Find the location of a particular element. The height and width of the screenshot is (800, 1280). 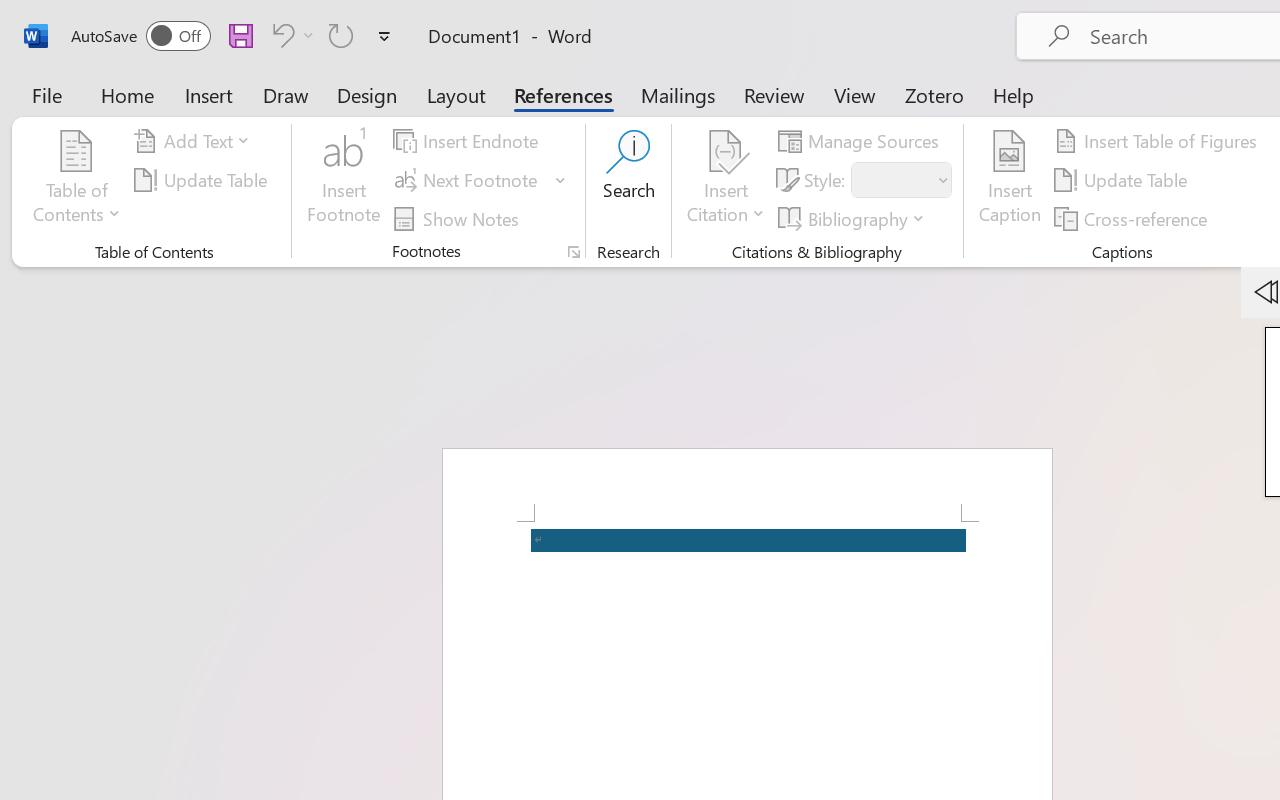

'Insert Citation' is located at coordinates (725, 179).